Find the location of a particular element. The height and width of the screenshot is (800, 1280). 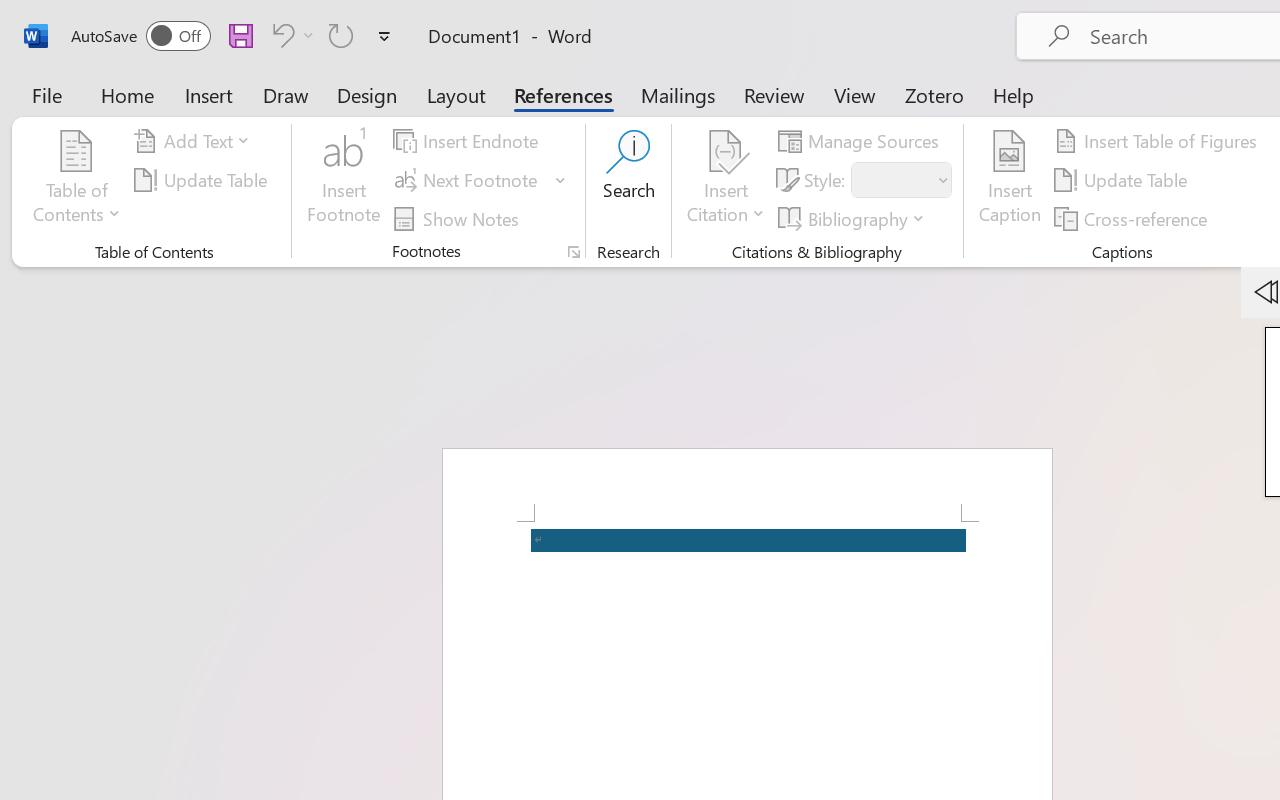

'Insert Citation' is located at coordinates (725, 179).